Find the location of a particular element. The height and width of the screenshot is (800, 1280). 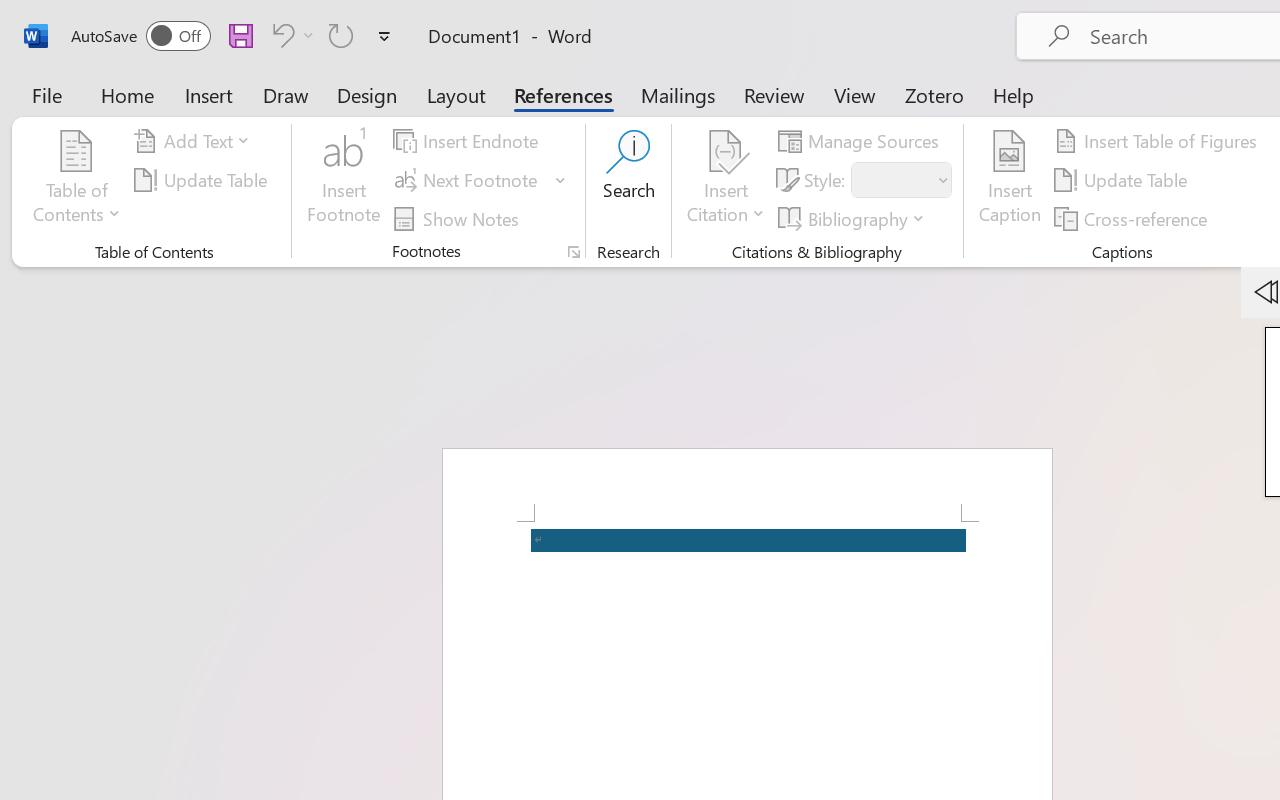

'Insert Citation' is located at coordinates (725, 179).